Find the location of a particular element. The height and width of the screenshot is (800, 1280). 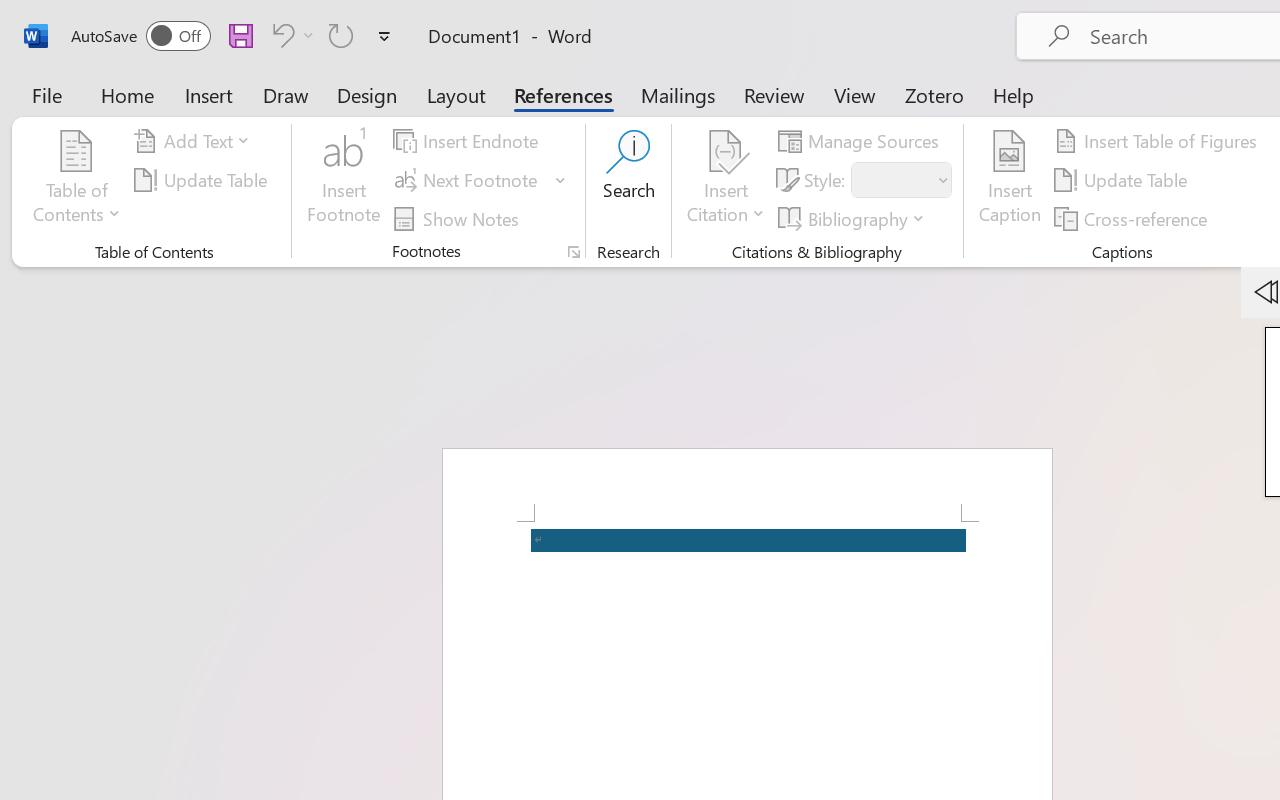

'Insert Citation' is located at coordinates (725, 179).